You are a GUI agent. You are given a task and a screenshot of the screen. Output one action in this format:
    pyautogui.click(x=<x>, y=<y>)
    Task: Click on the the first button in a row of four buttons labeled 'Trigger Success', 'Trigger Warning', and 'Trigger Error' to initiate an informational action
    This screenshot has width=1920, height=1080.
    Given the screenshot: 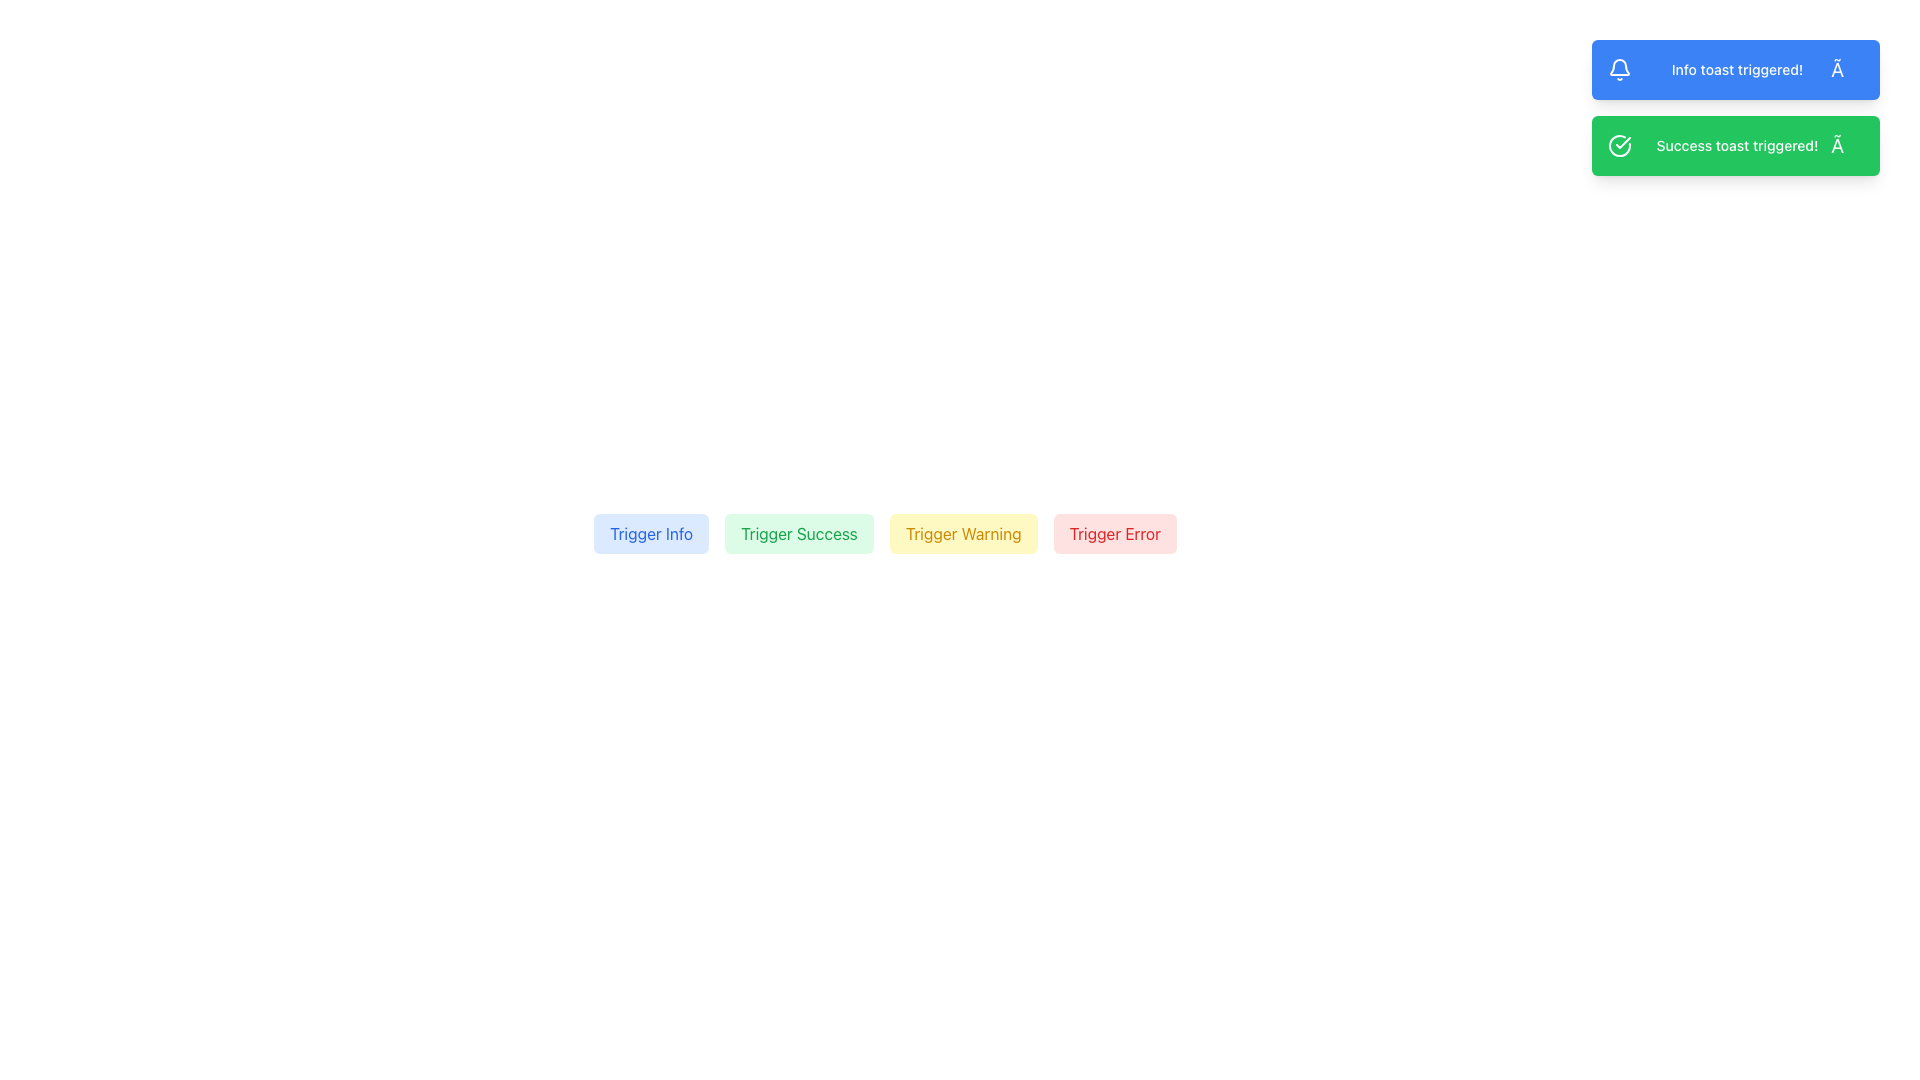 What is the action you would take?
    pyautogui.click(x=651, y=532)
    